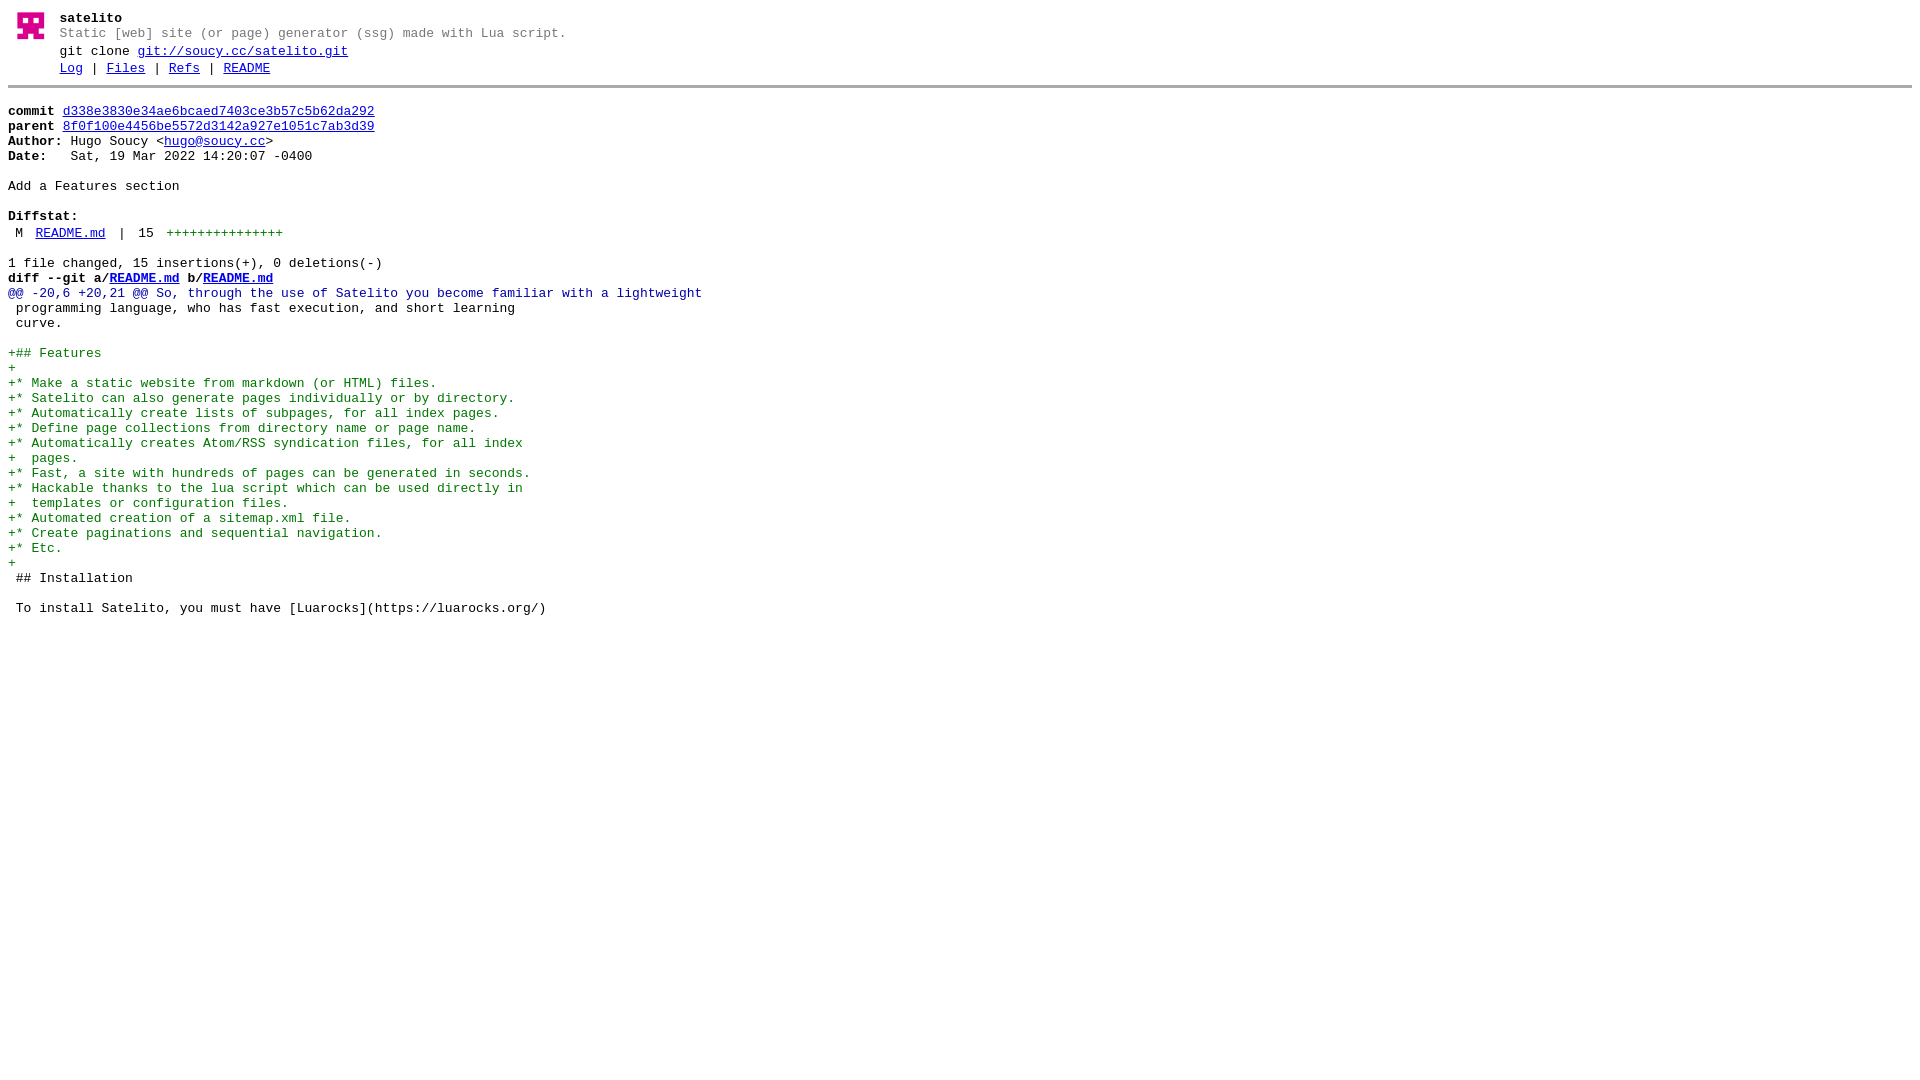 This screenshot has width=1920, height=1080. Describe the element at coordinates (219, 111) in the screenshot. I see `'d338e3830e34ae6bcaed7403ce3b57c5b62da292'` at that location.